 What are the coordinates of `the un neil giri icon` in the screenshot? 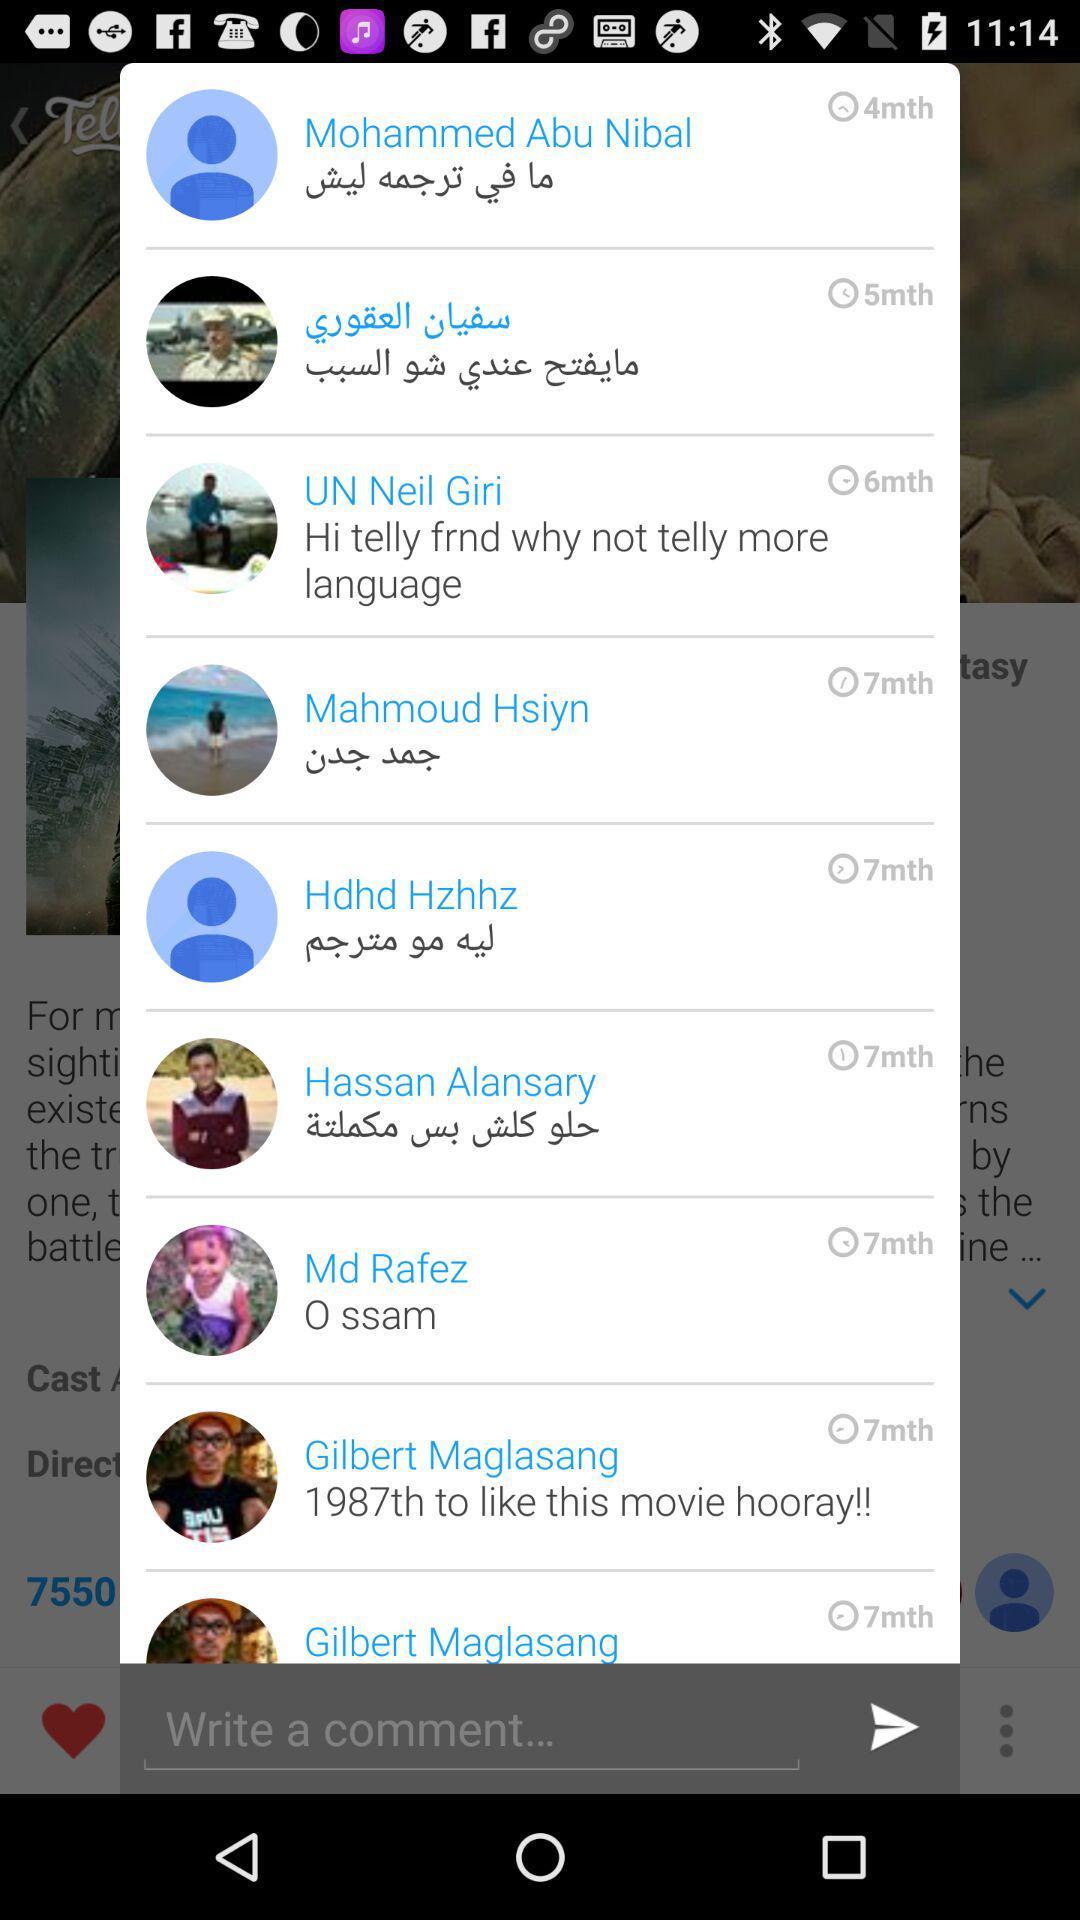 It's located at (617, 535).